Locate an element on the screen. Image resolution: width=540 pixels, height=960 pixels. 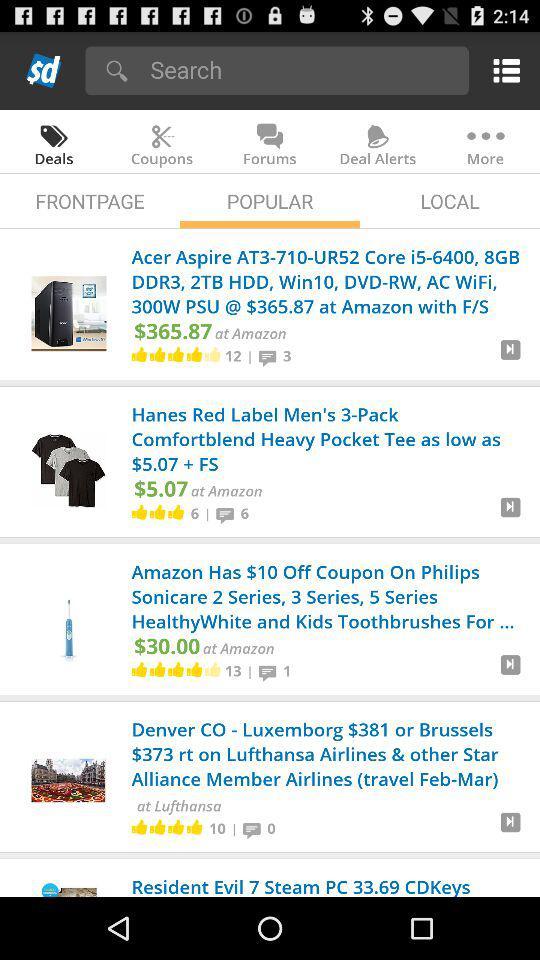
proceed to product page is located at coordinates (510, 830).